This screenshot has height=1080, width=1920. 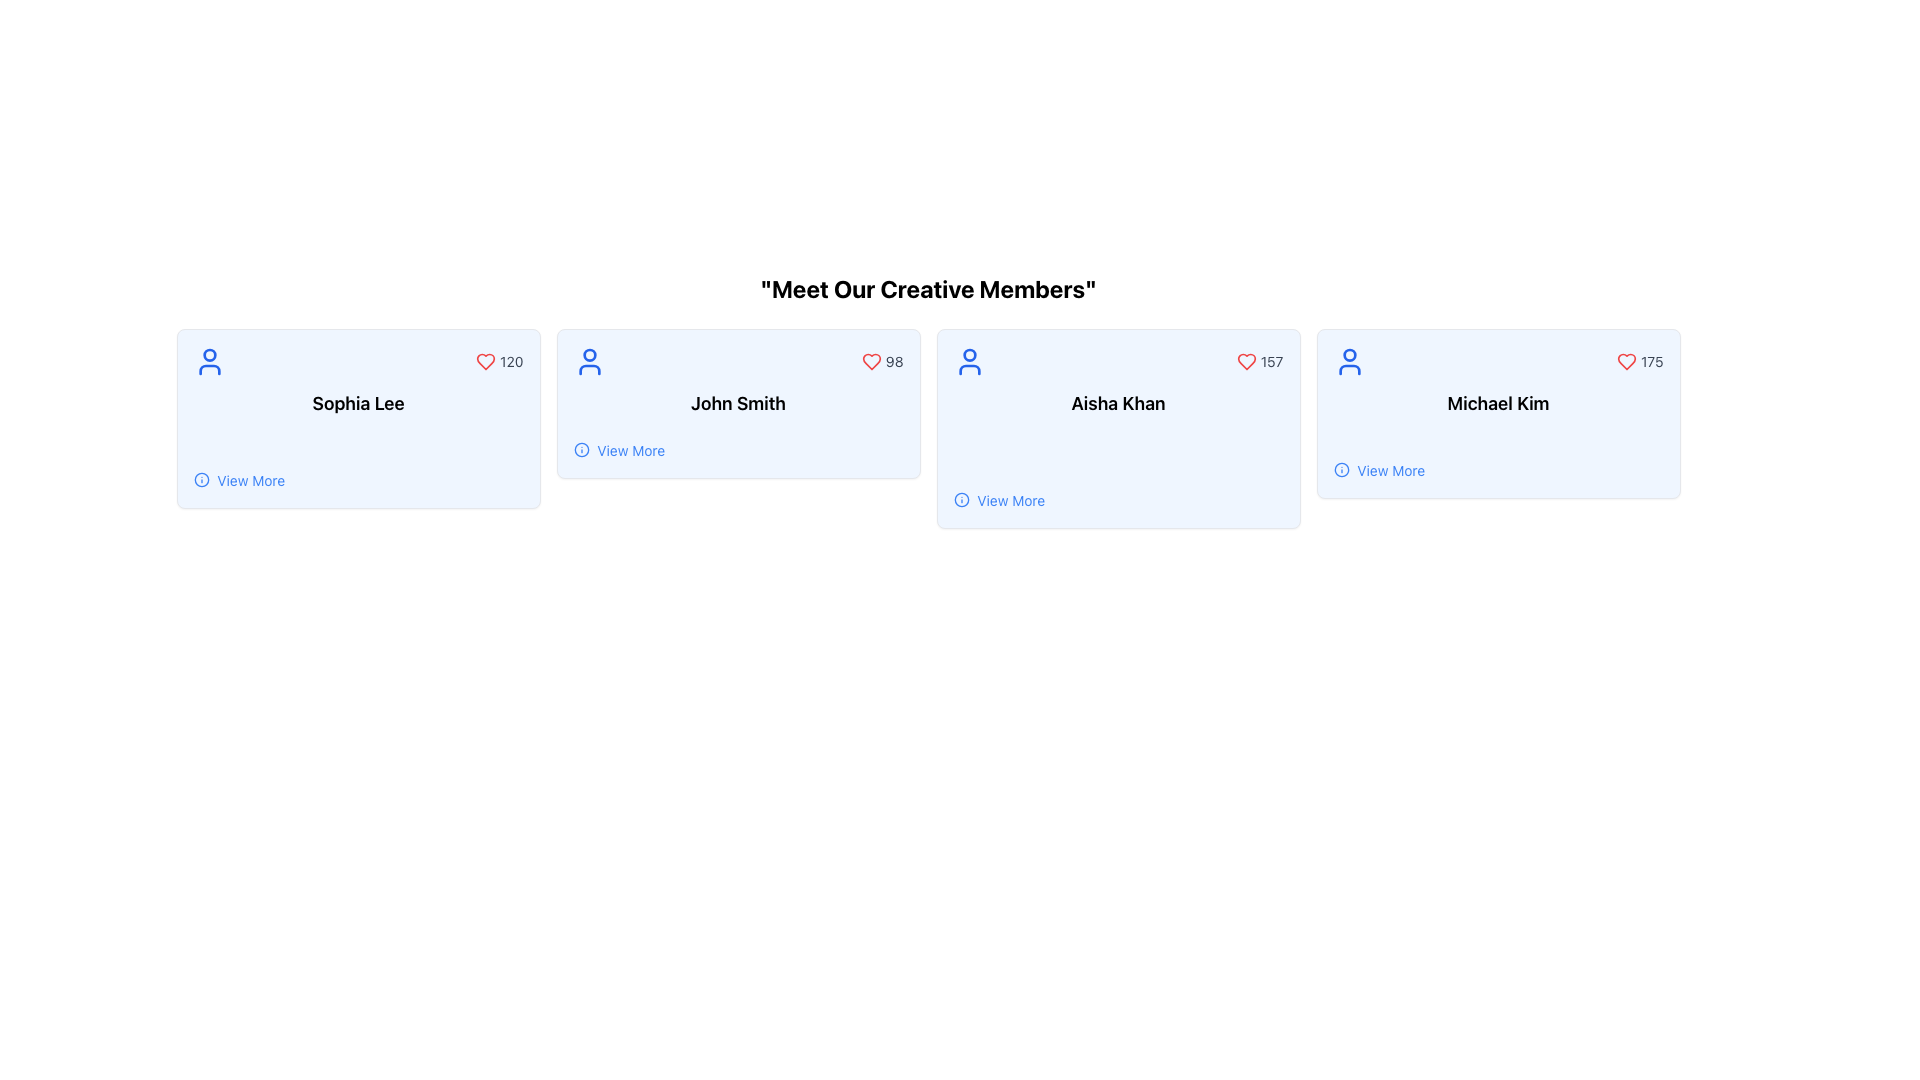 What do you see at coordinates (580, 450) in the screenshot?
I see `the decorative circular SVG component that is part of the 'info' icon in the card representing 'John Smith.'` at bounding box center [580, 450].